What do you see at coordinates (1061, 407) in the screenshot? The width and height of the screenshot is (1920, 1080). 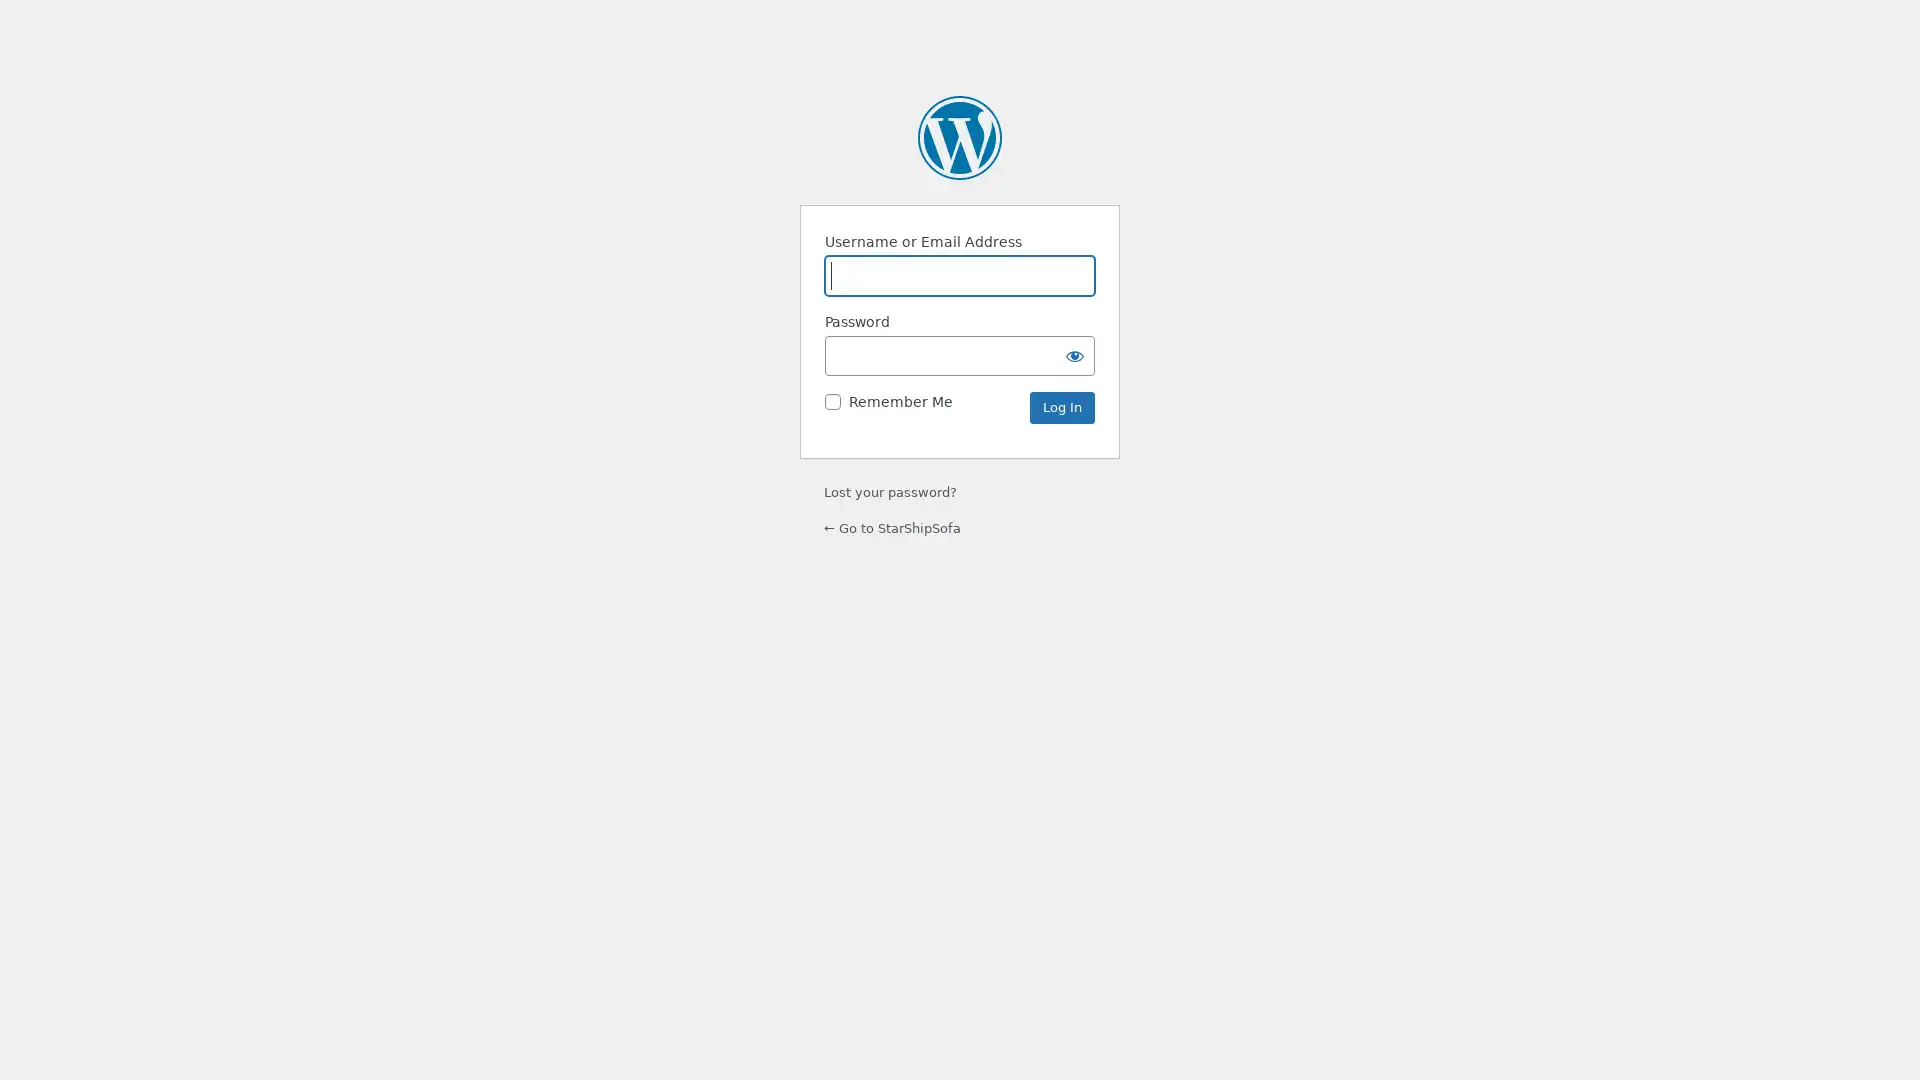 I see `Log In` at bounding box center [1061, 407].